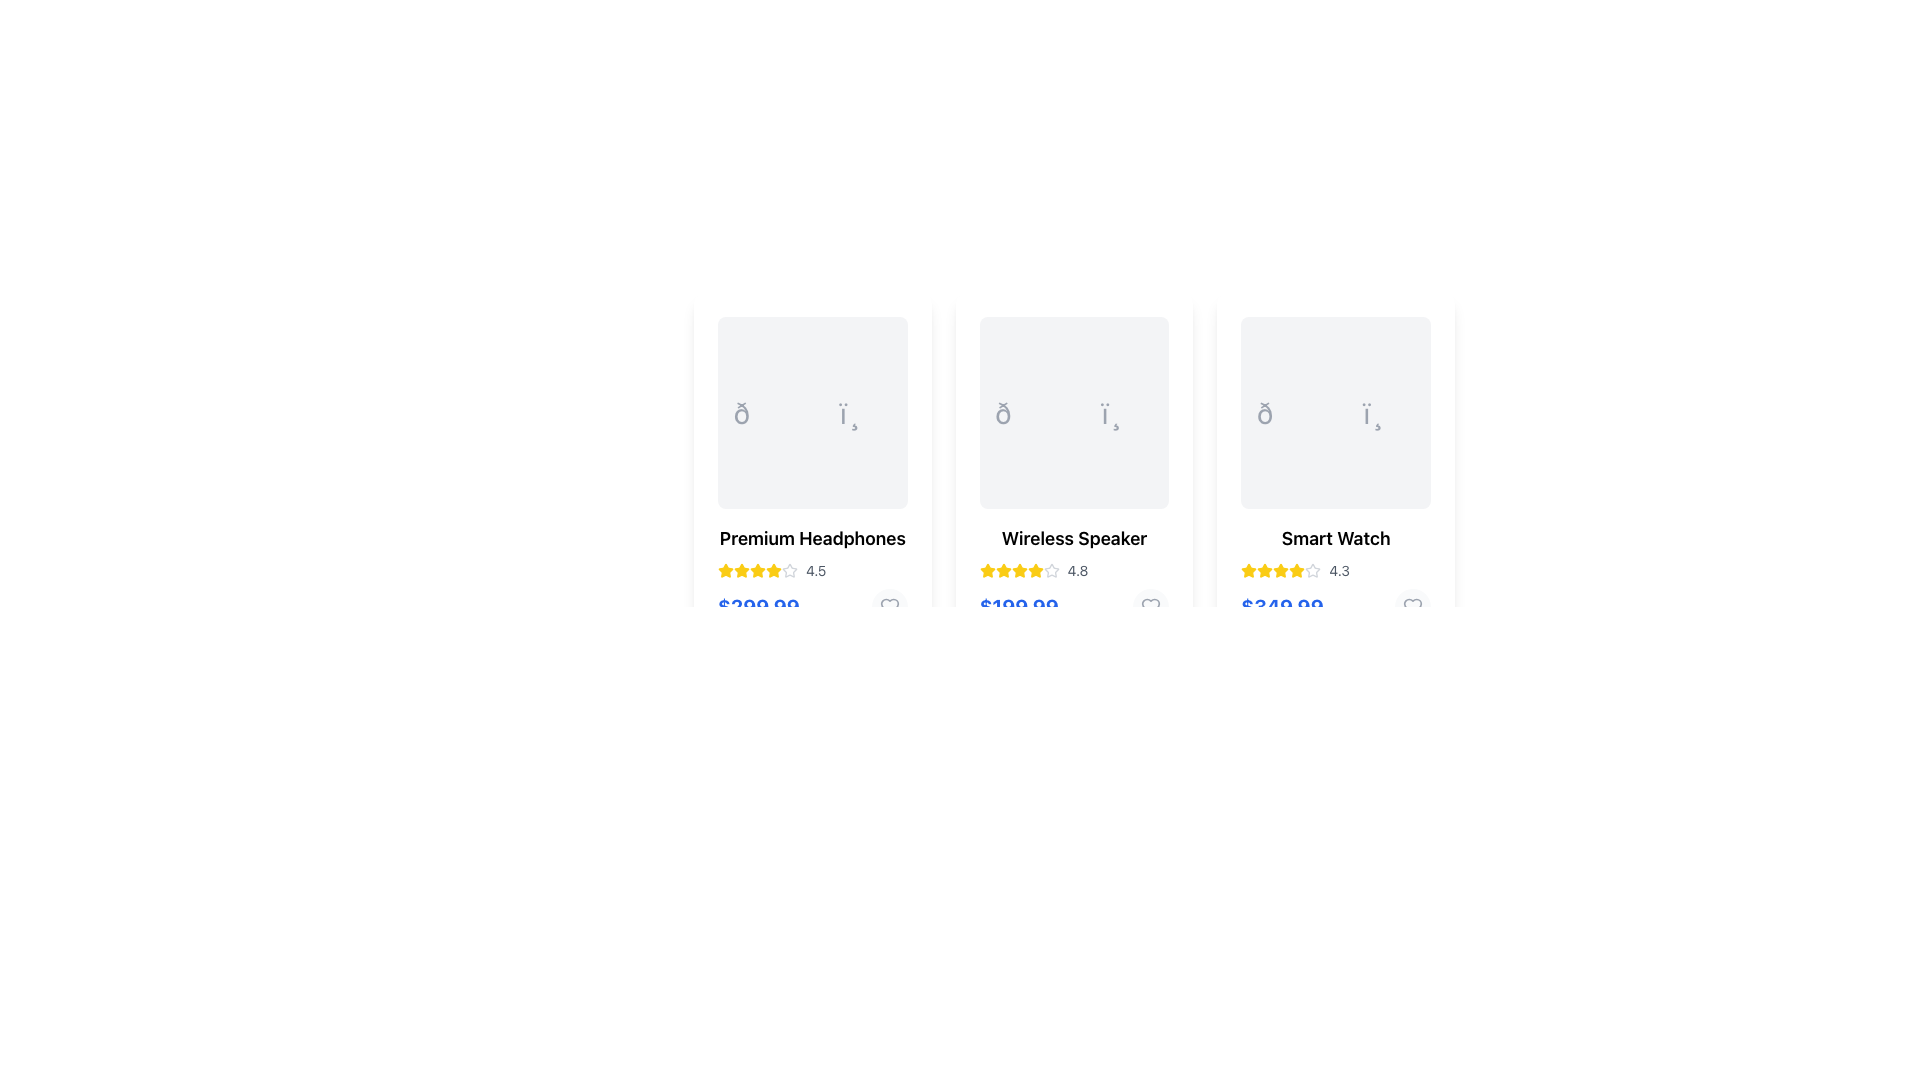 Image resolution: width=1920 pixels, height=1080 pixels. I want to click on the bolded price text reading '$199.99' located at the bottom center of the second product card for the 'Wireless Speaker' in the horizontally arranged list, so click(1019, 605).